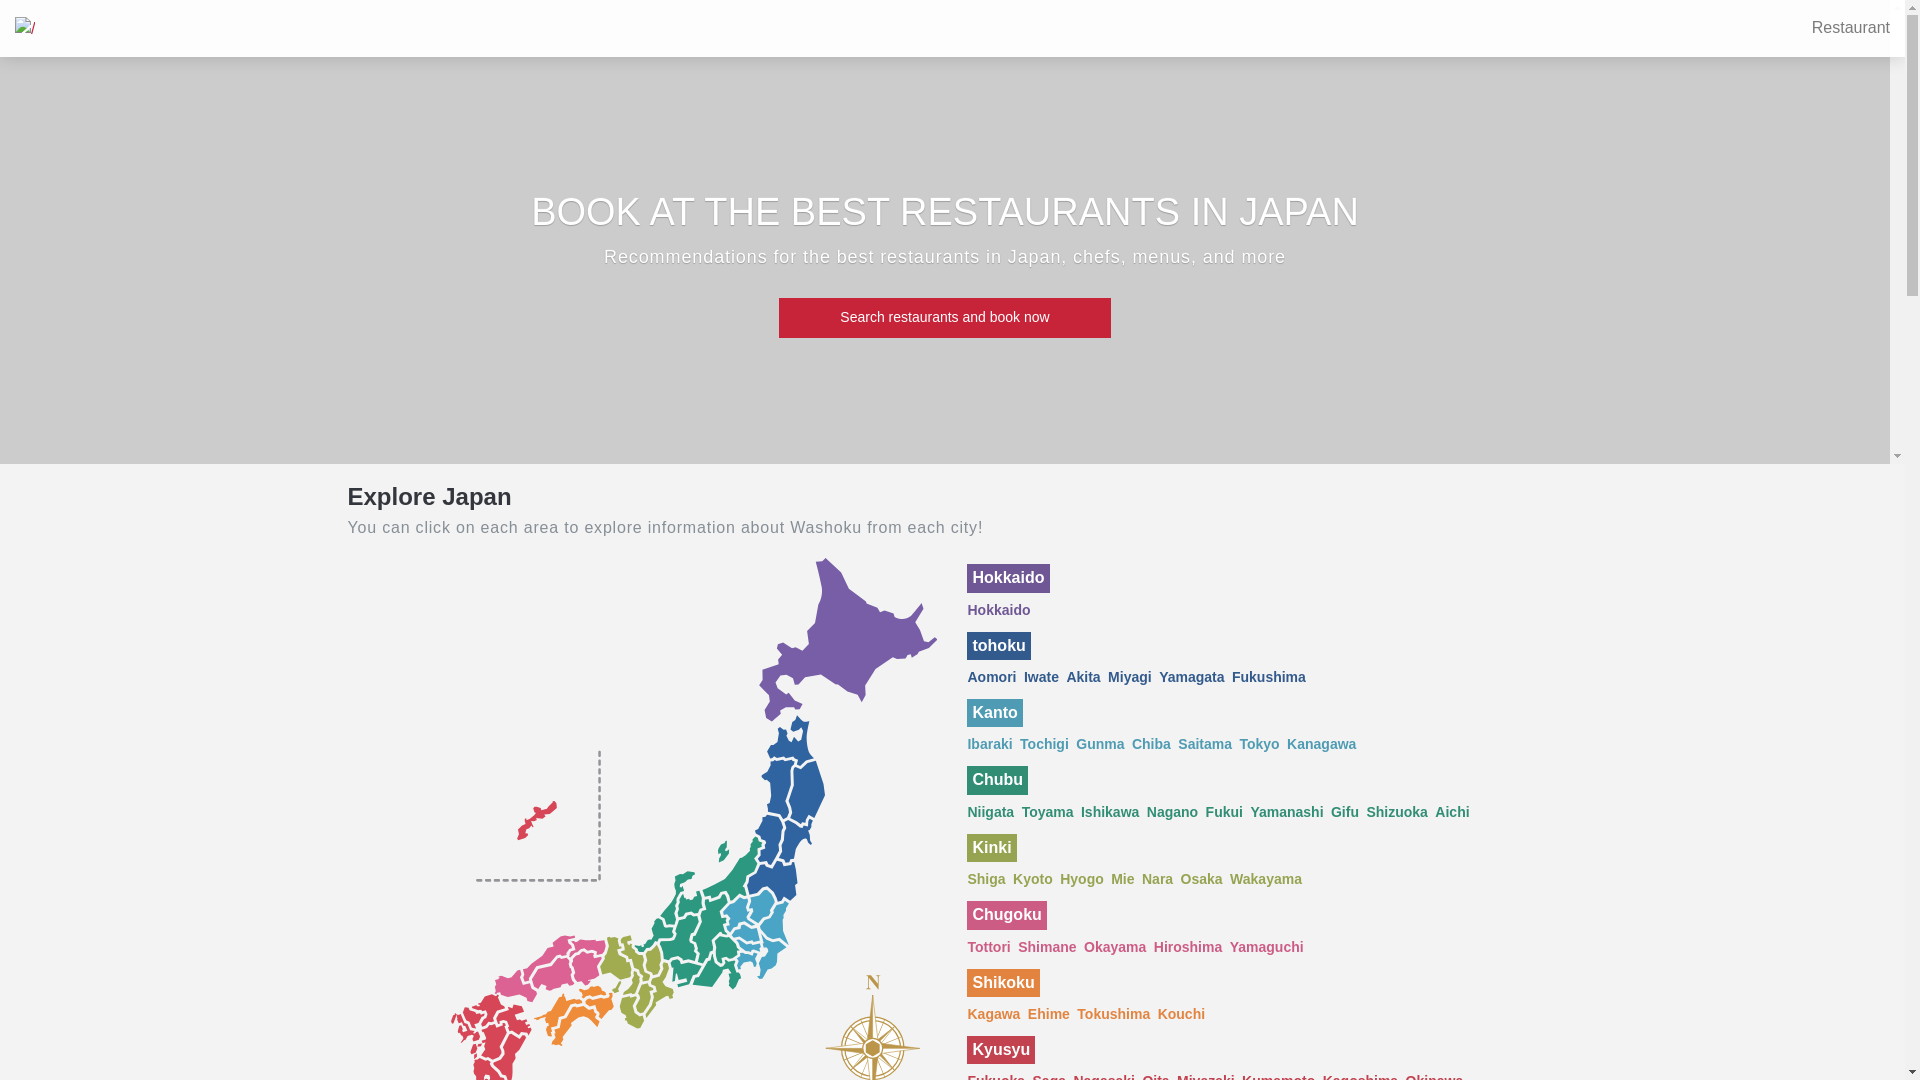 This screenshot has height=1080, width=1920. Describe the element at coordinates (1122, 878) in the screenshot. I see `'Mie'` at that location.